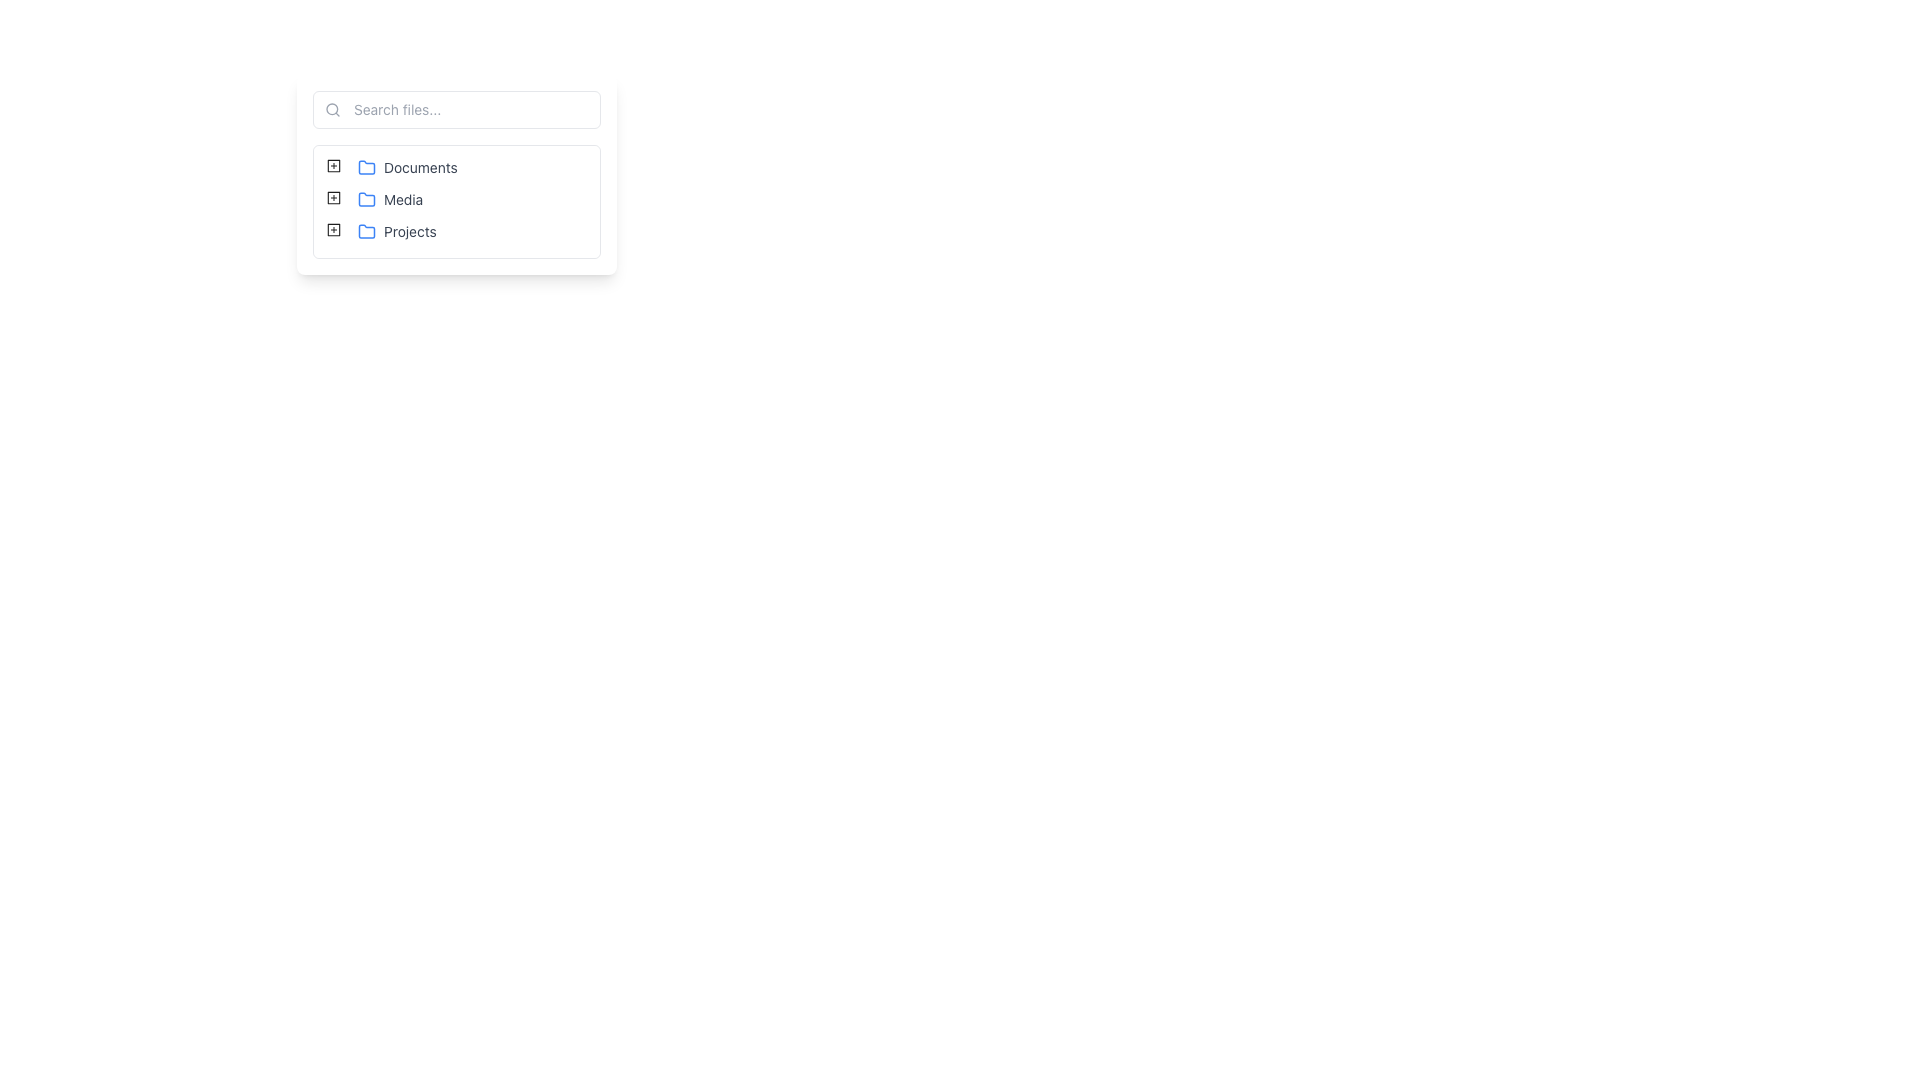  What do you see at coordinates (402, 200) in the screenshot?
I see `the text label indicating the name of a folder or category, located in the left-side panel, second entry below the search bar titled 'Documents'` at bounding box center [402, 200].